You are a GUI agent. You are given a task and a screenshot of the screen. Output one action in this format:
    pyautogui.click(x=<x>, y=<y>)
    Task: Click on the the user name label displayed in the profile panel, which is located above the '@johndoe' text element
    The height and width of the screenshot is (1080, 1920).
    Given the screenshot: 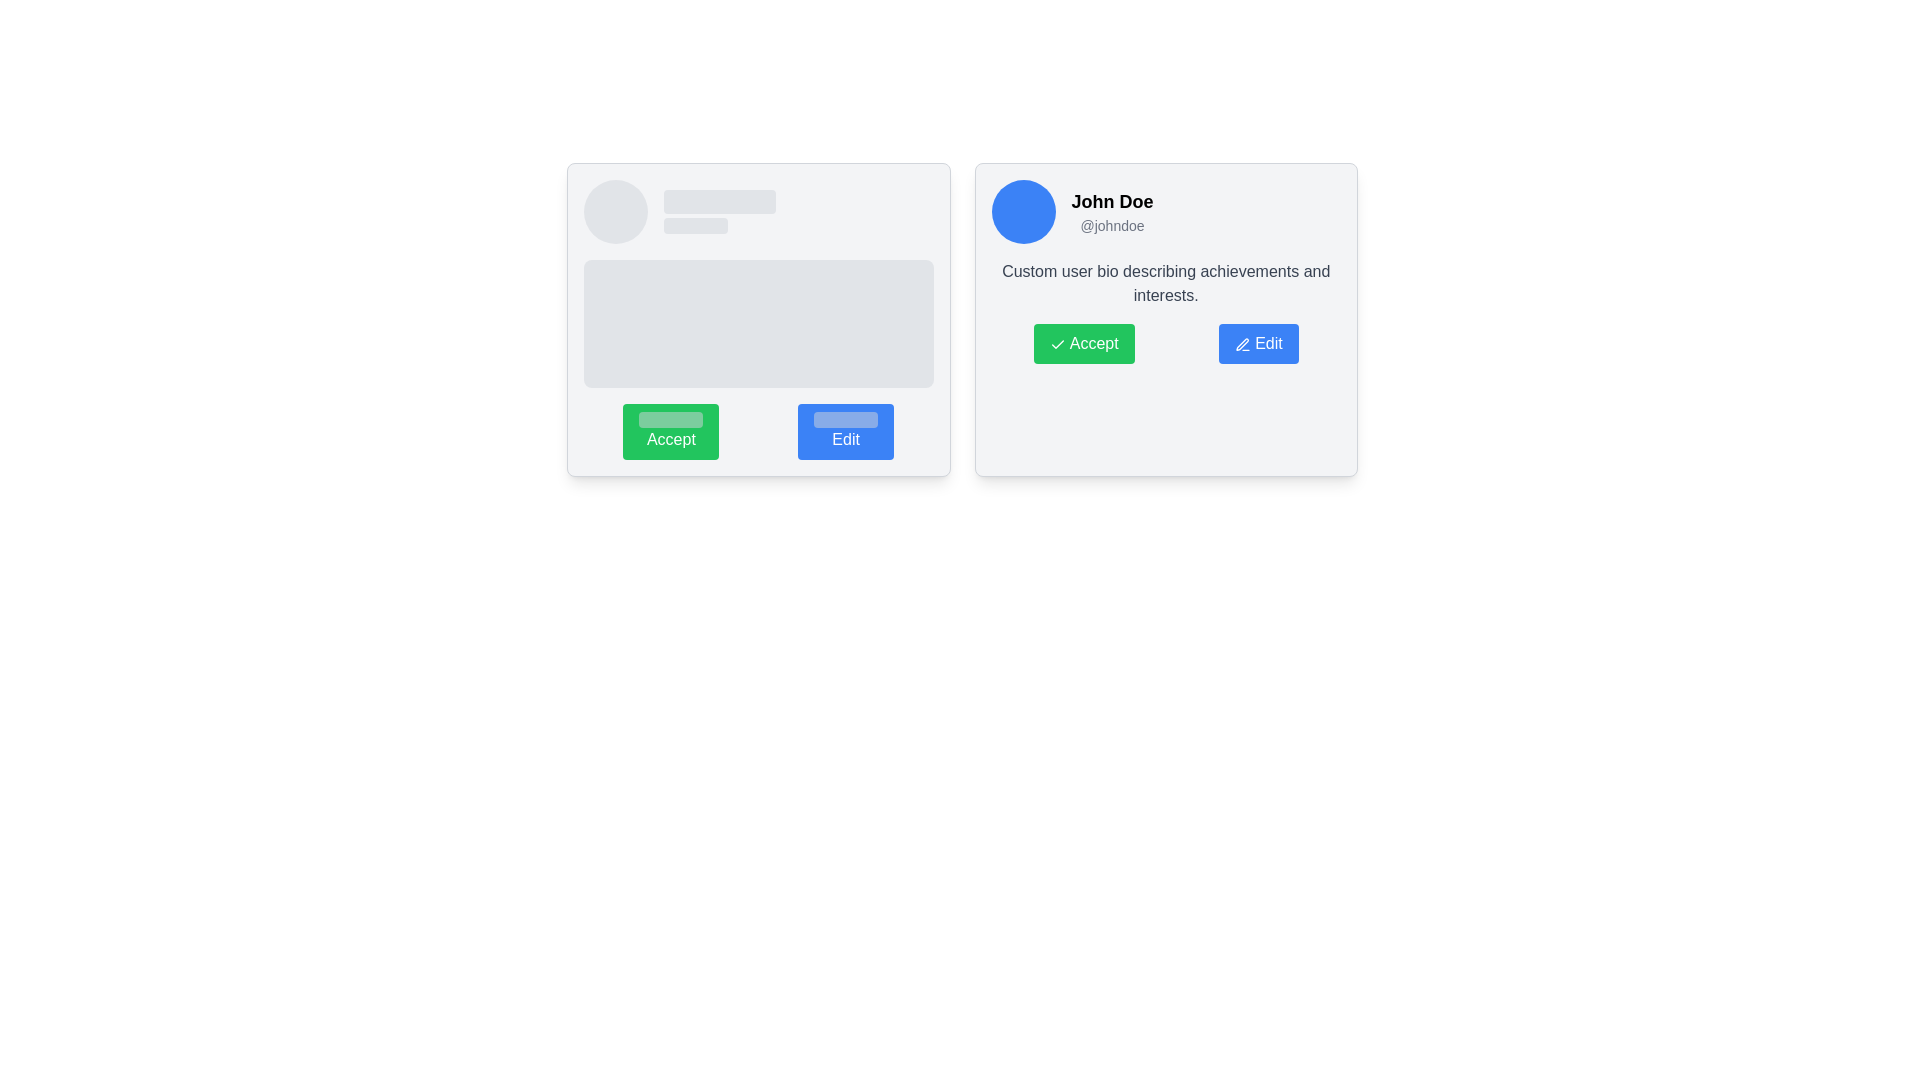 What is the action you would take?
    pyautogui.click(x=1111, y=201)
    